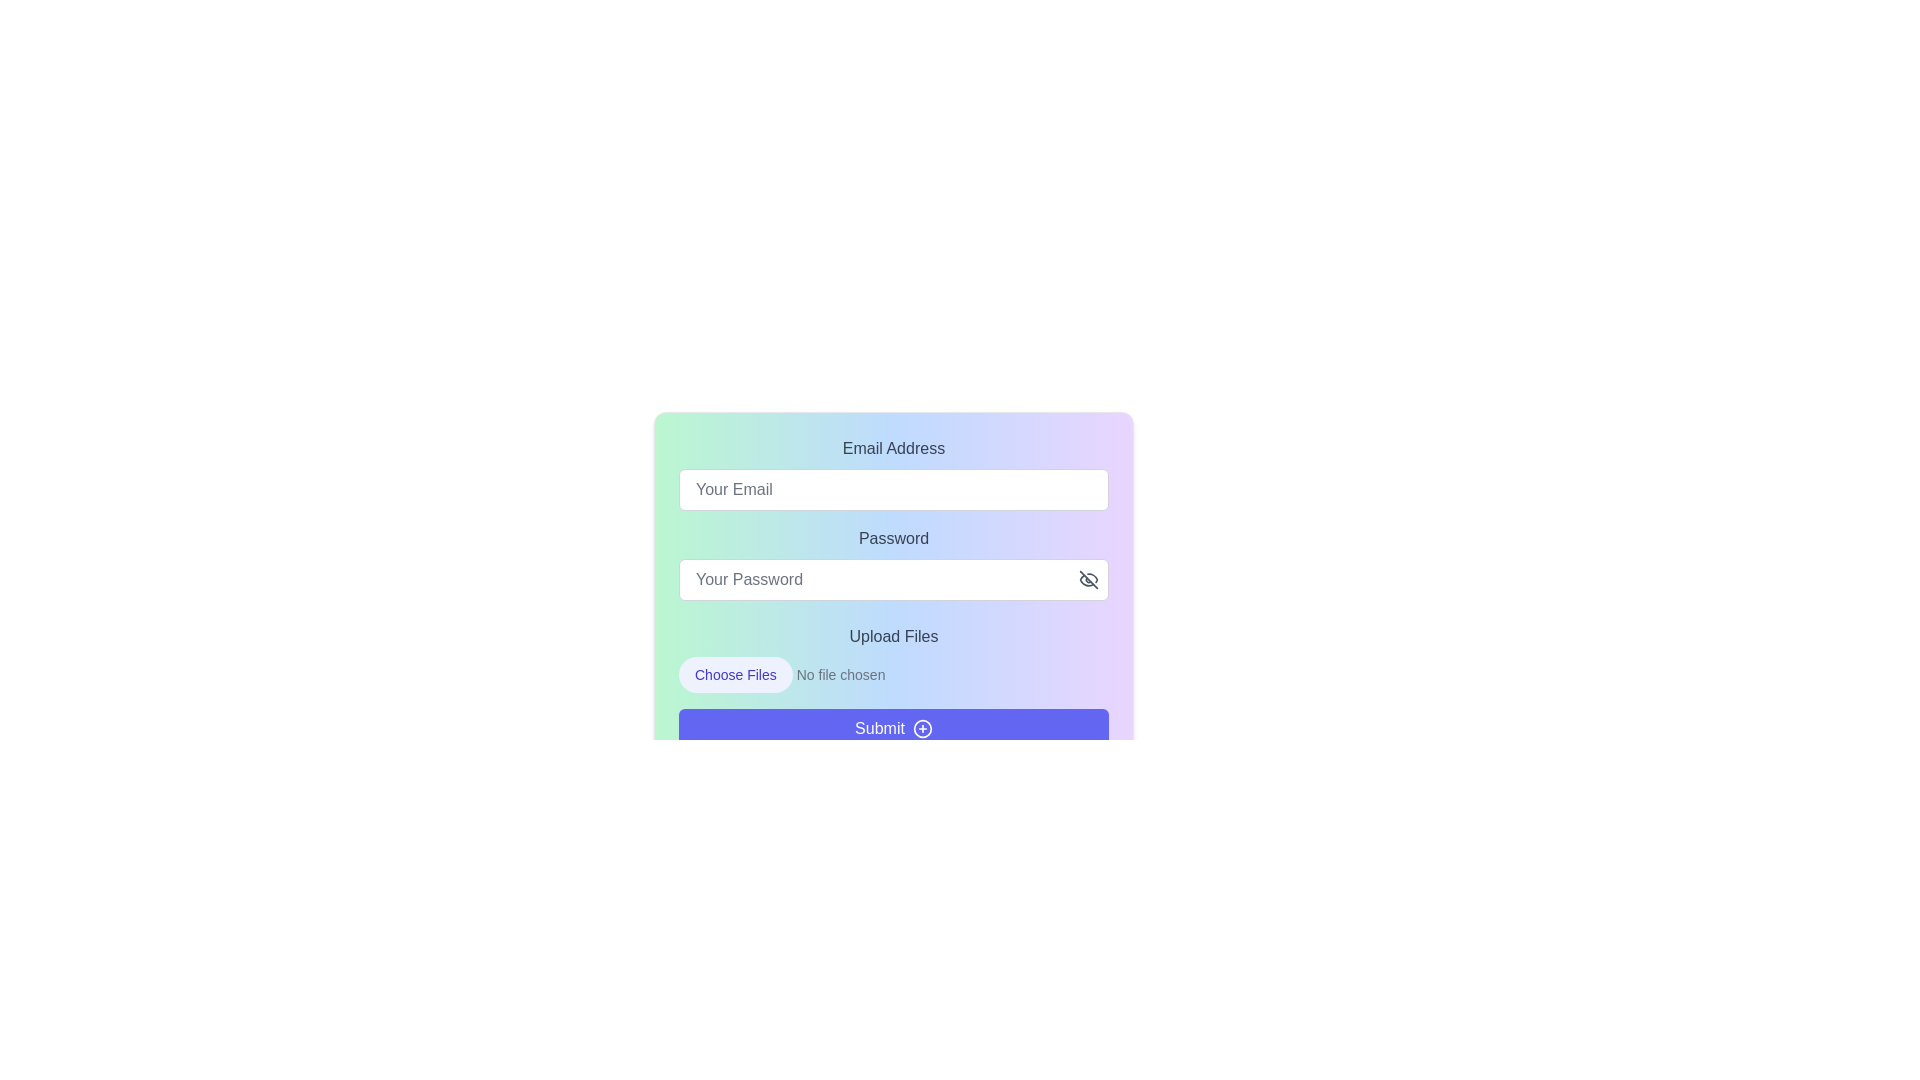 This screenshot has height=1080, width=1920. What do you see at coordinates (892, 592) in the screenshot?
I see `the 'Password' input field, which is a rectangular input field with rounded corners and a gradient background, to focus on it` at bounding box center [892, 592].